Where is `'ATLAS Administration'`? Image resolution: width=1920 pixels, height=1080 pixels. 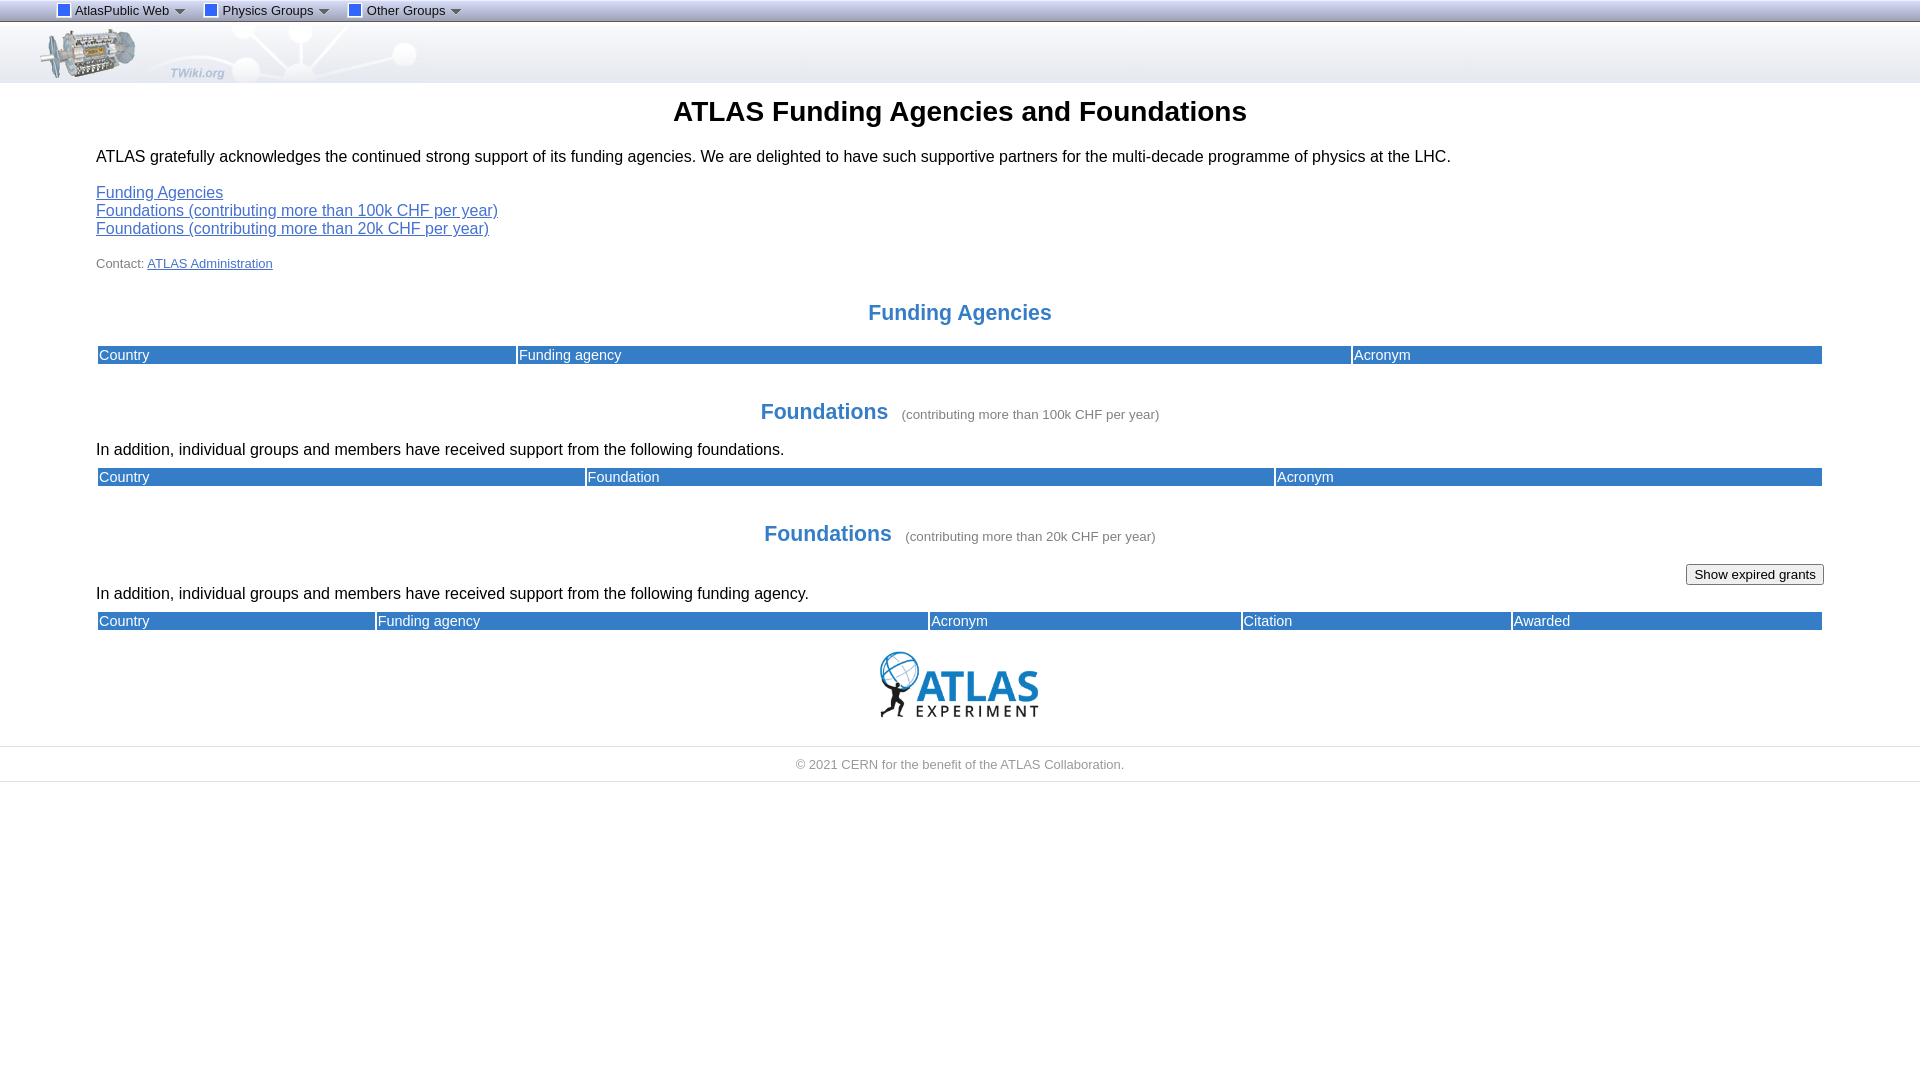 'ATLAS Administration' is located at coordinates (209, 262).